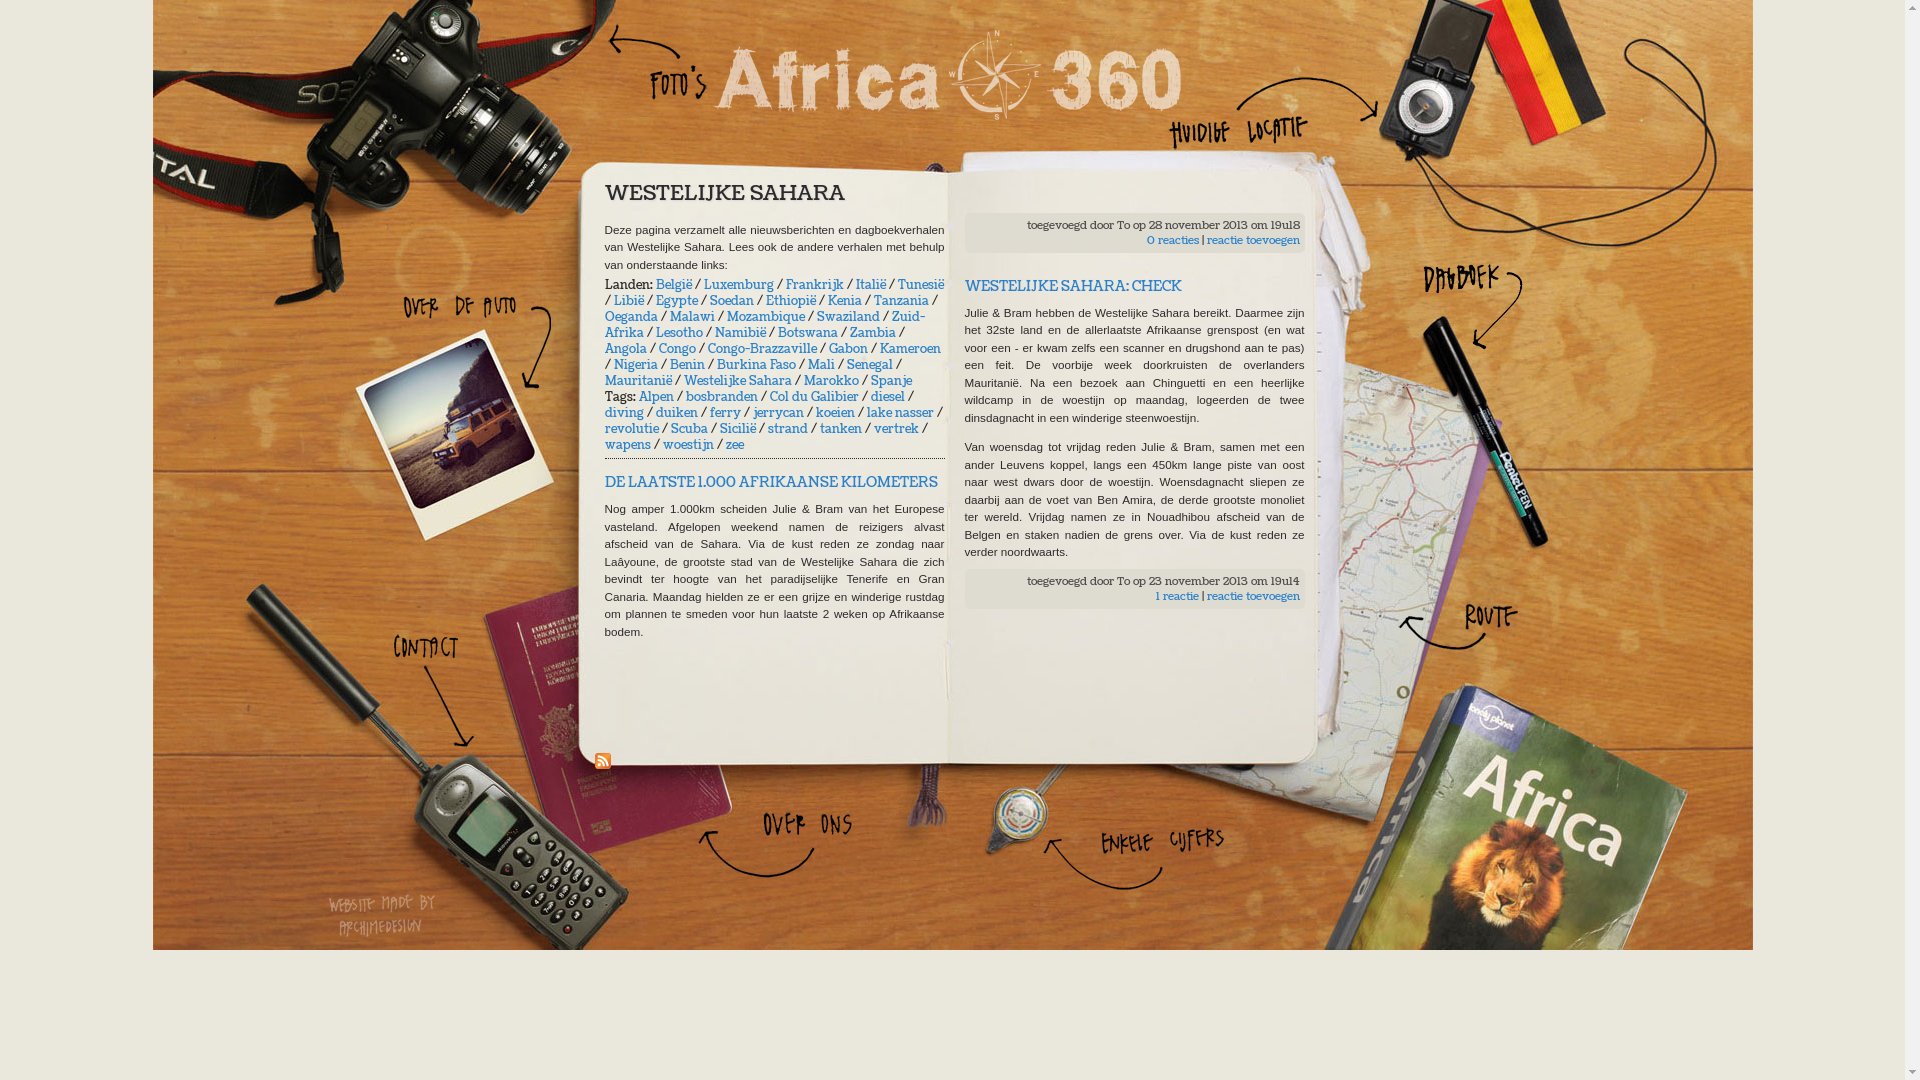 This screenshot has height=1080, width=1920. I want to click on 'Benin', so click(687, 365).